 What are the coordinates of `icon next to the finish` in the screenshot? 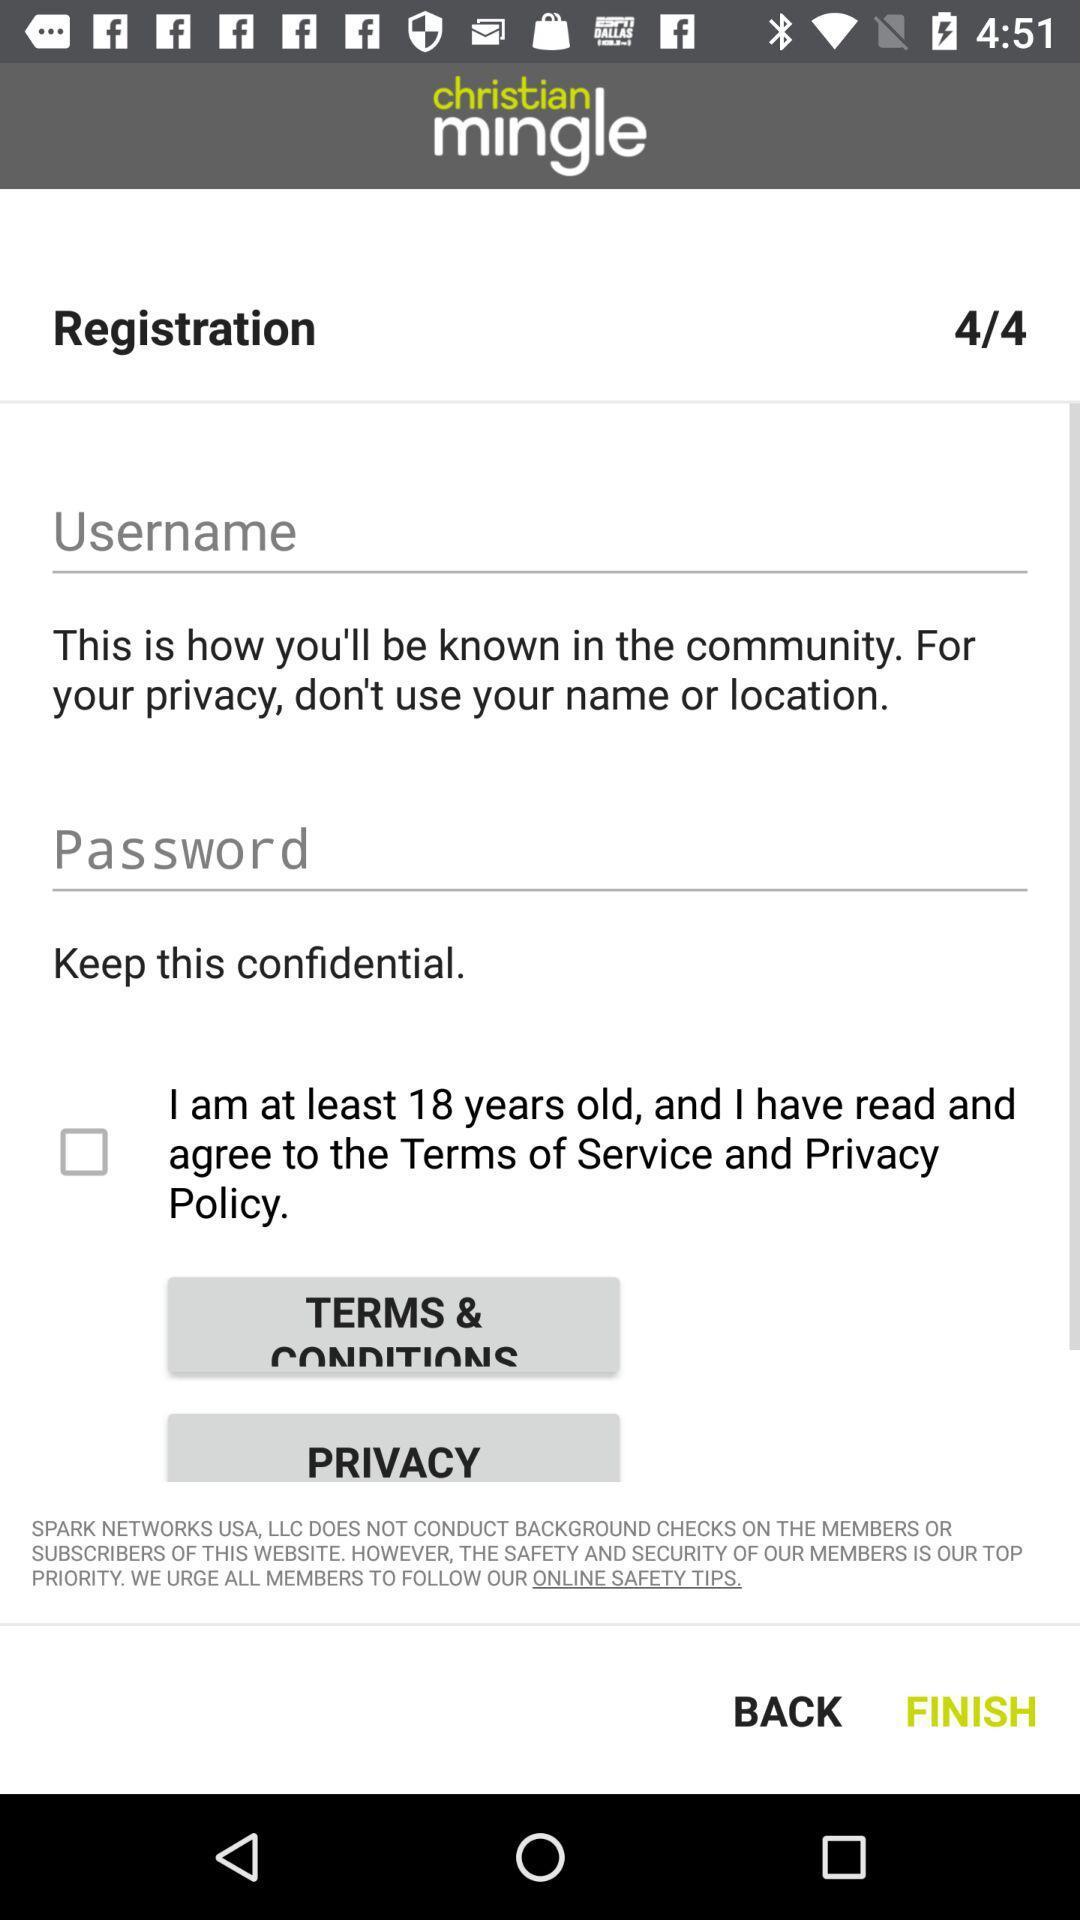 It's located at (786, 1708).